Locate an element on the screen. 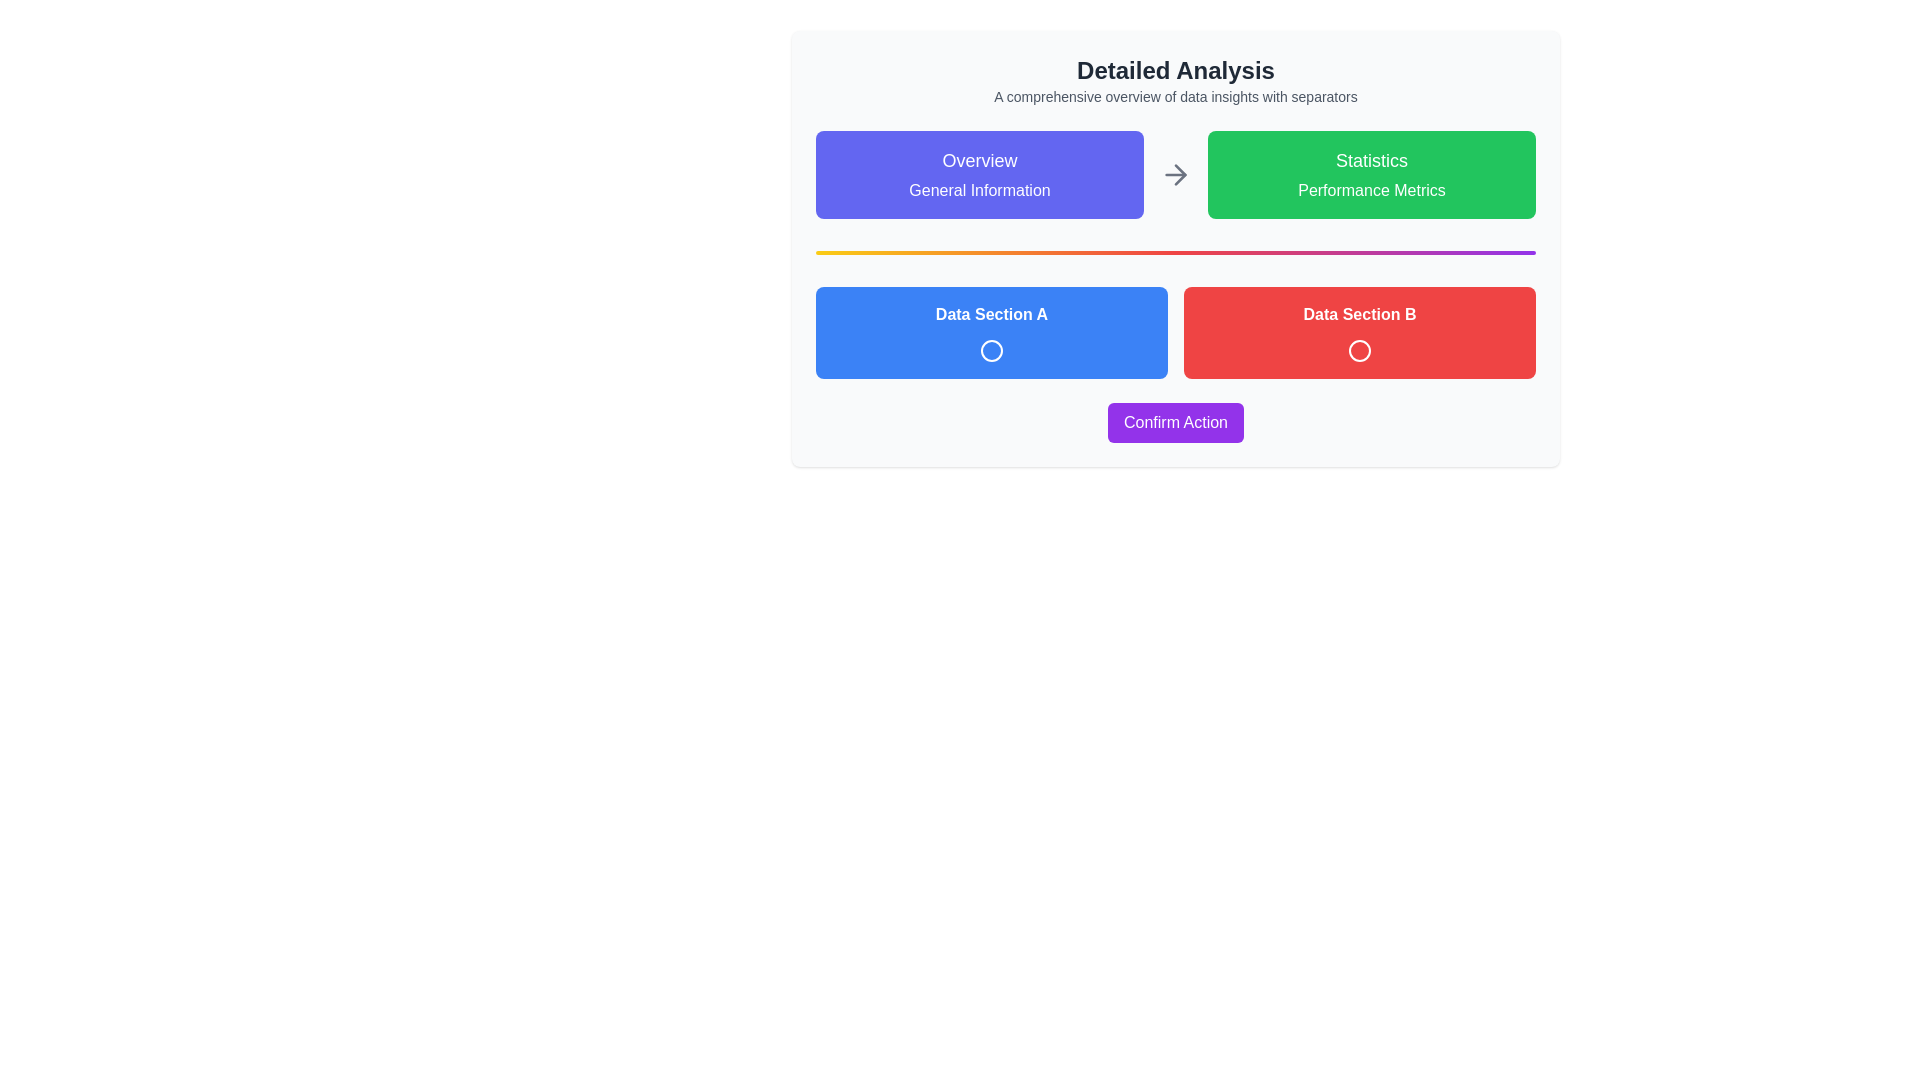 The height and width of the screenshot is (1080, 1920). the text label indicating 'Data Section B', which is horizontally aligned in the middle of a red rounded rectangle is located at coordinates (1359, 315).